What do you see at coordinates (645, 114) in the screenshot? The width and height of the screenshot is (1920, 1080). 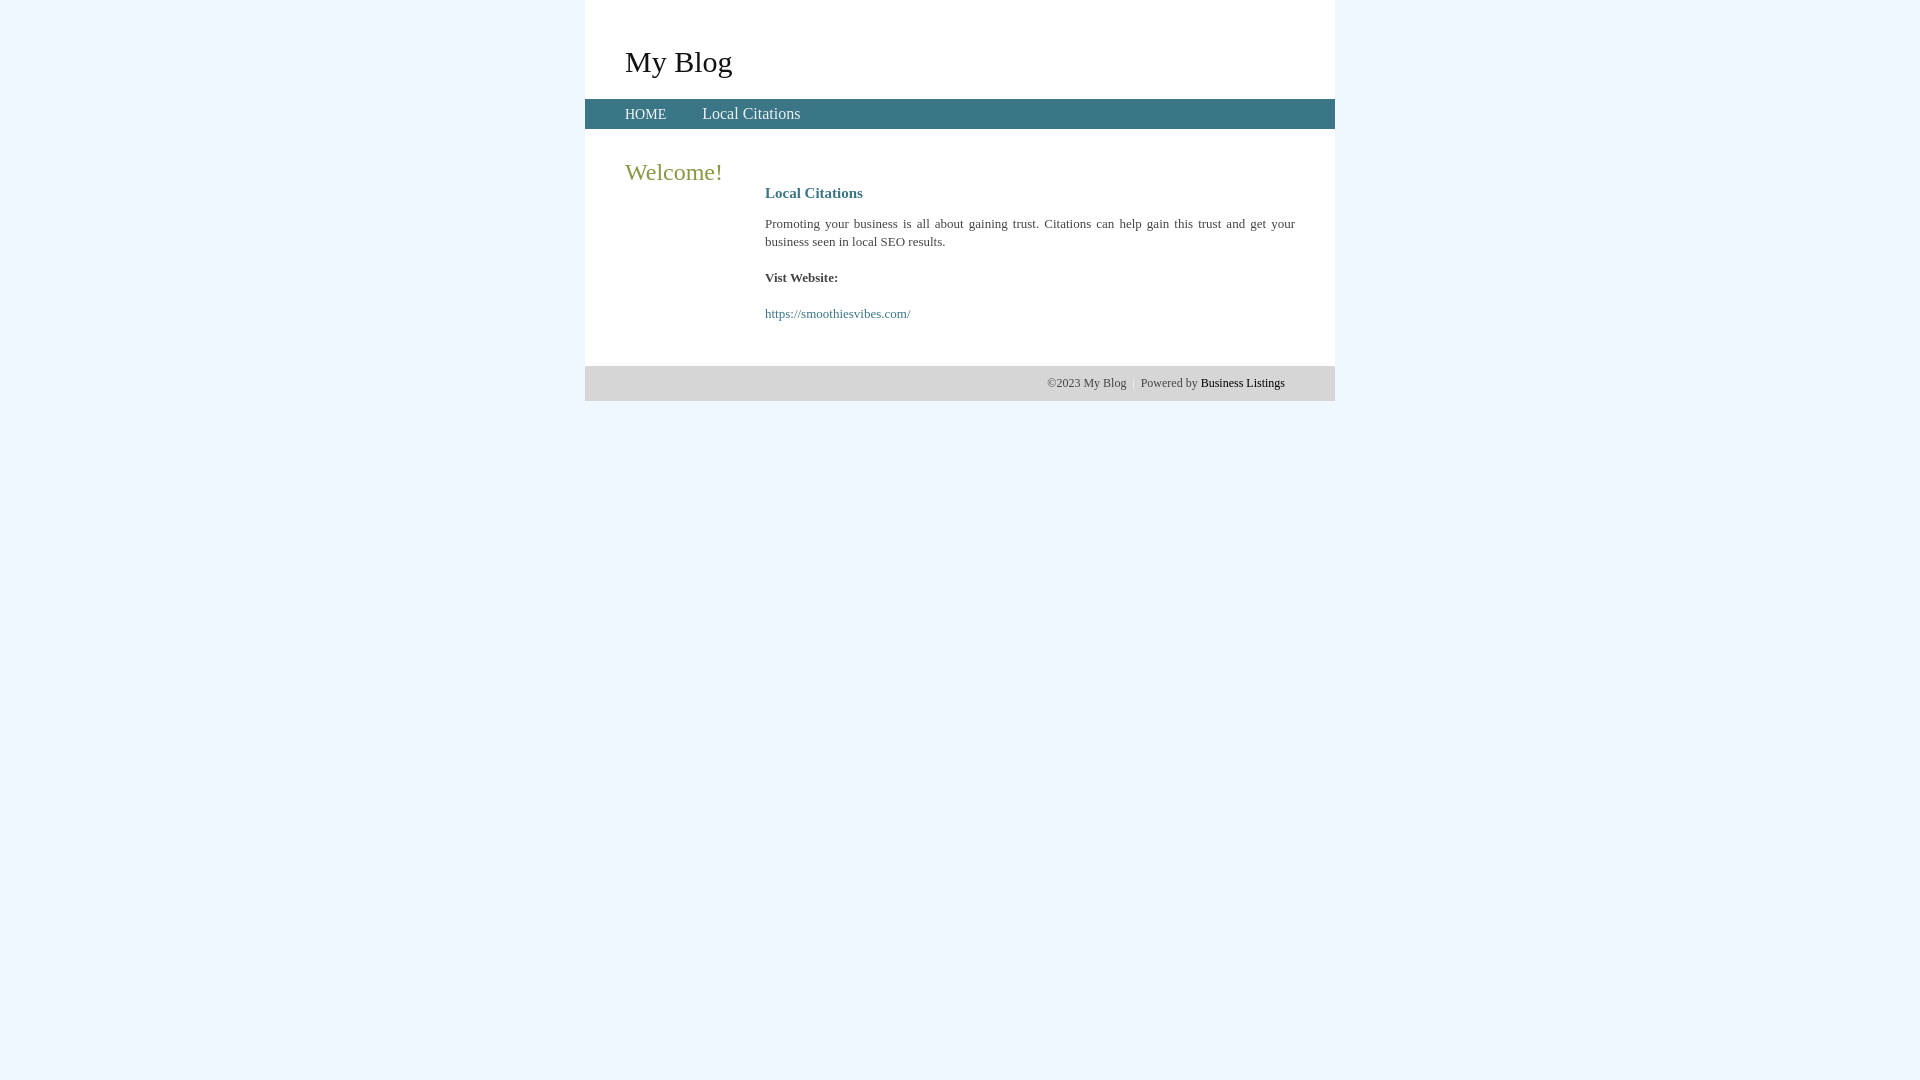 I see `'HOME'` at bounding box center [645, 114].